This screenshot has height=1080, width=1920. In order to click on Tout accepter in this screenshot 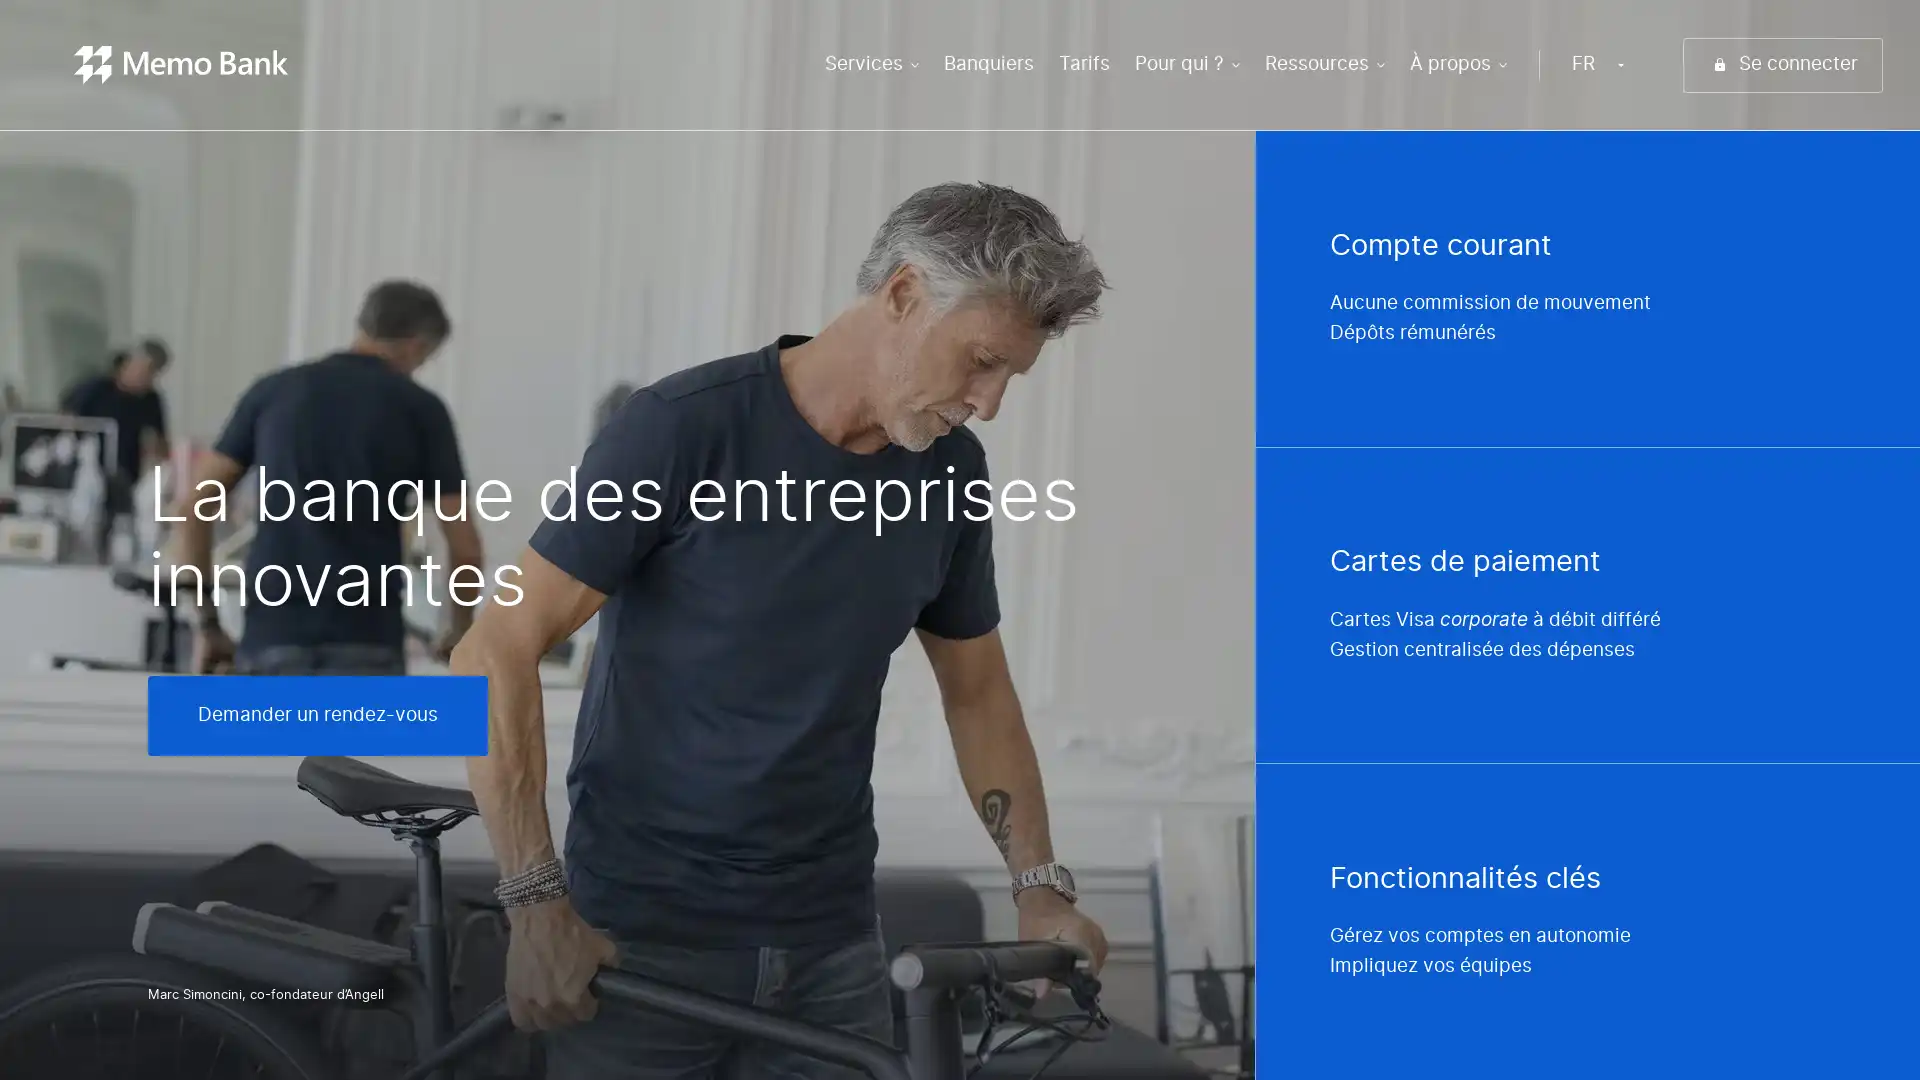, I will do `click(335, 978)`.